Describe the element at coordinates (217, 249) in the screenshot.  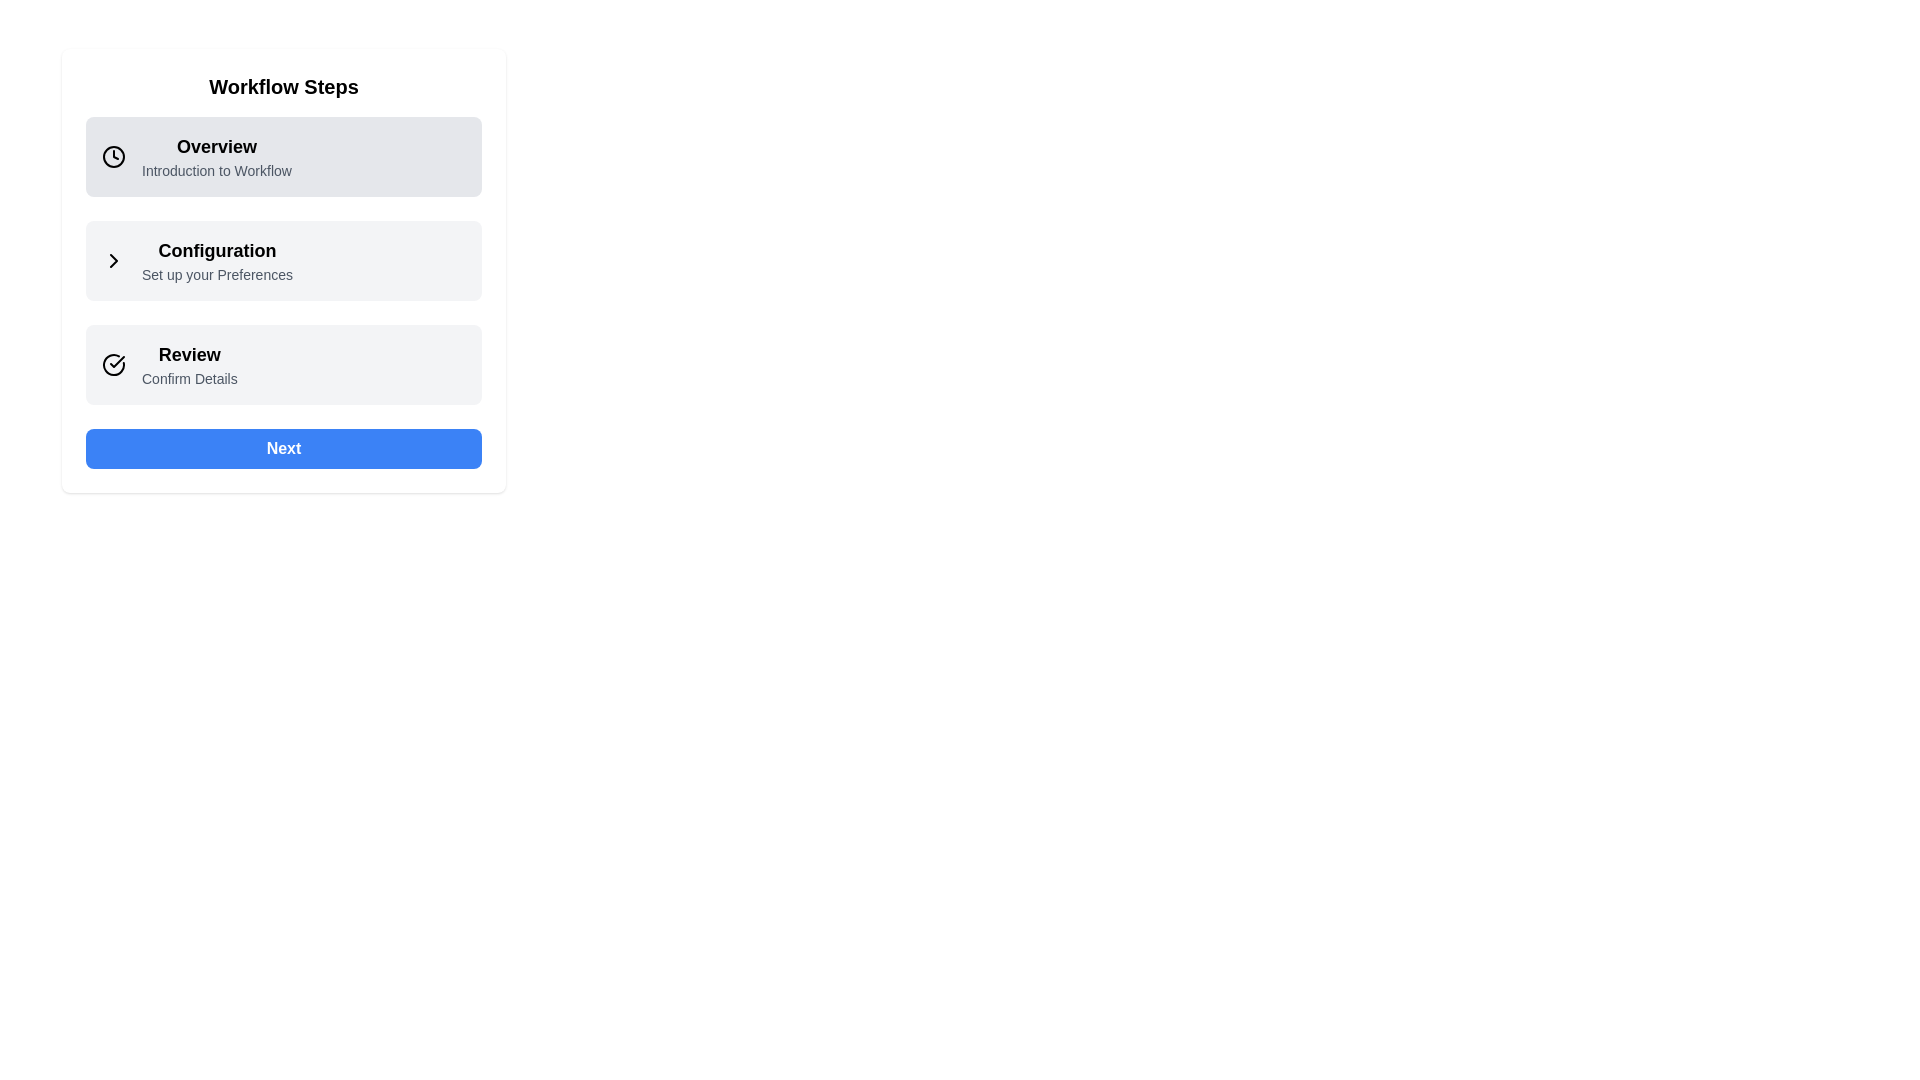
I see `text of the 'Configuration' label, which is a bold, black text label located in the second workflow step box, above the 'Set up your Preferences' description` at that location.